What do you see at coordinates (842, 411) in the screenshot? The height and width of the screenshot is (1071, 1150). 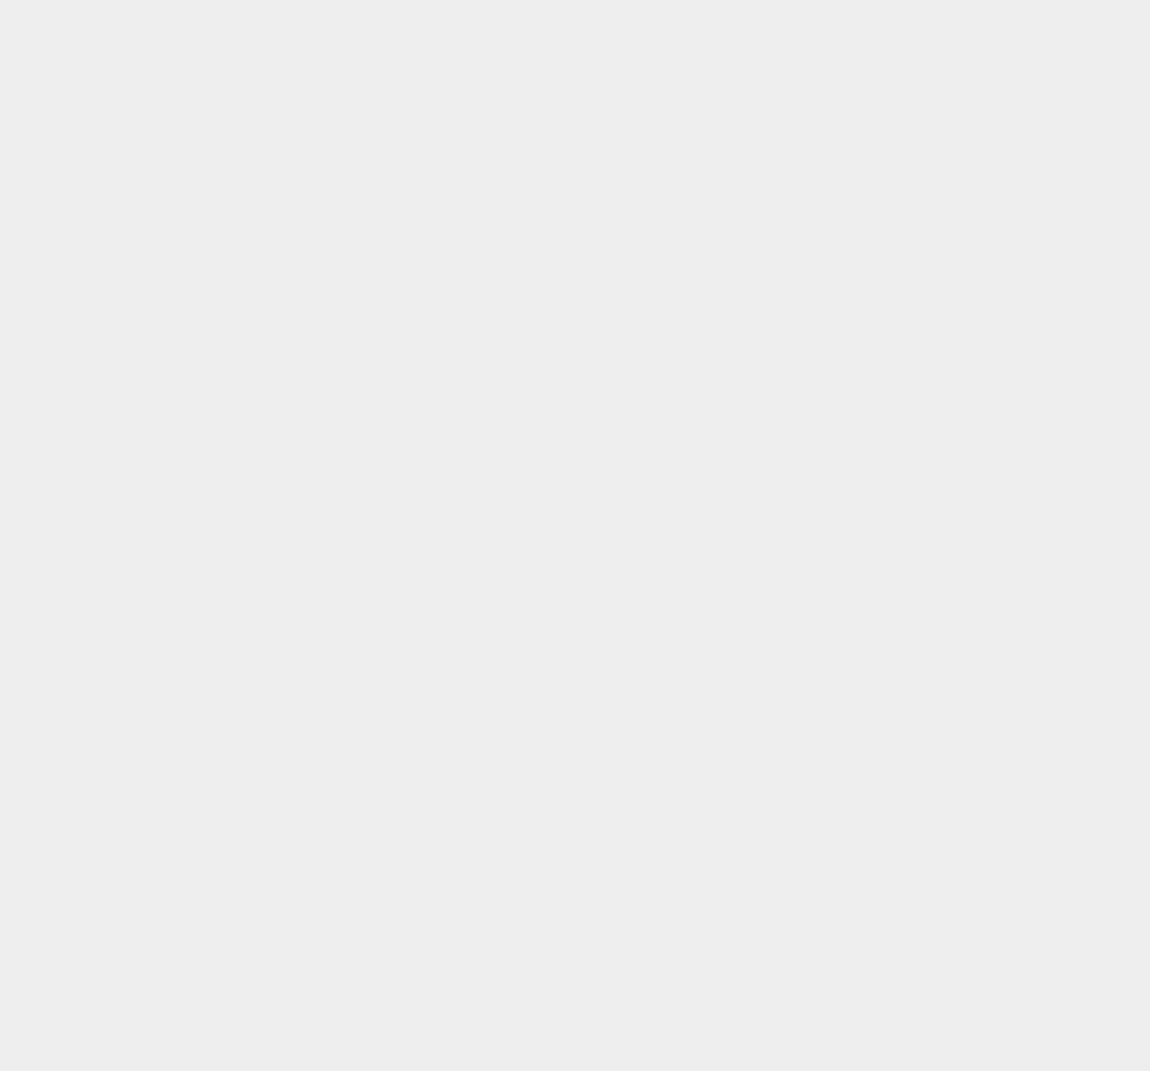 I see `'Bluetooth'` at bounding box center [842, 411].